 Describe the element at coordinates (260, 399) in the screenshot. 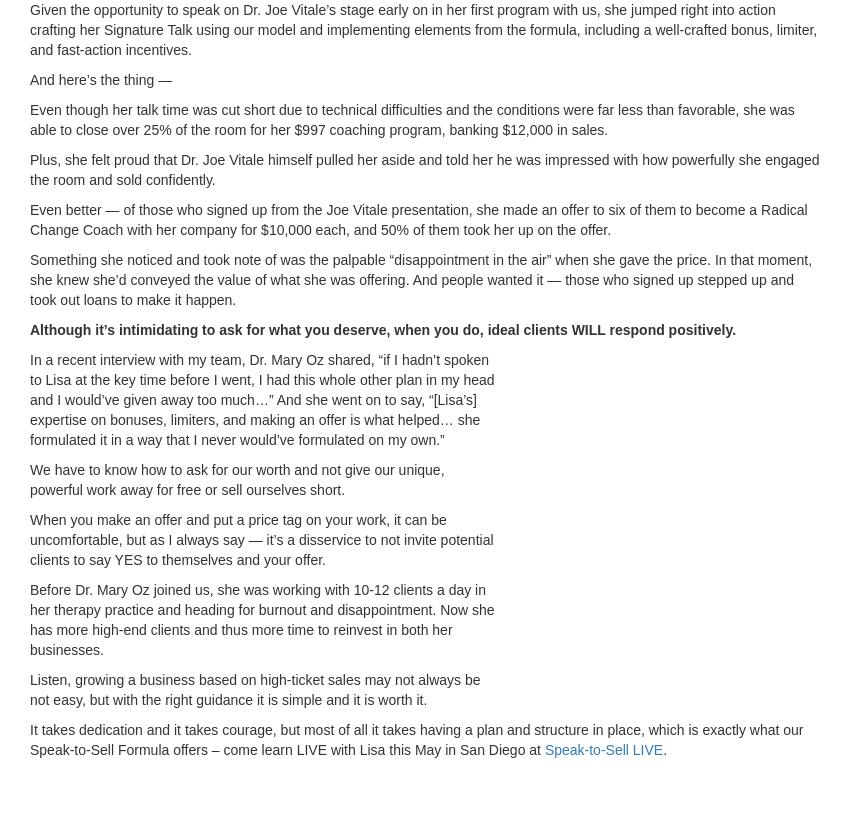

I see `'In a recent interview with my team, Dr. Mary Oz shared, “if I hadn’t spoken to Lisa at the key time before I went, I had this whole other plan in my head and I would’ve given away too much…” And she went on to say, “[Lisa’s] expertise on bonuses, limiters, and making an offer is what helped… she formulated it in a way that I never would’ve formulated on my own.”'` at that location.